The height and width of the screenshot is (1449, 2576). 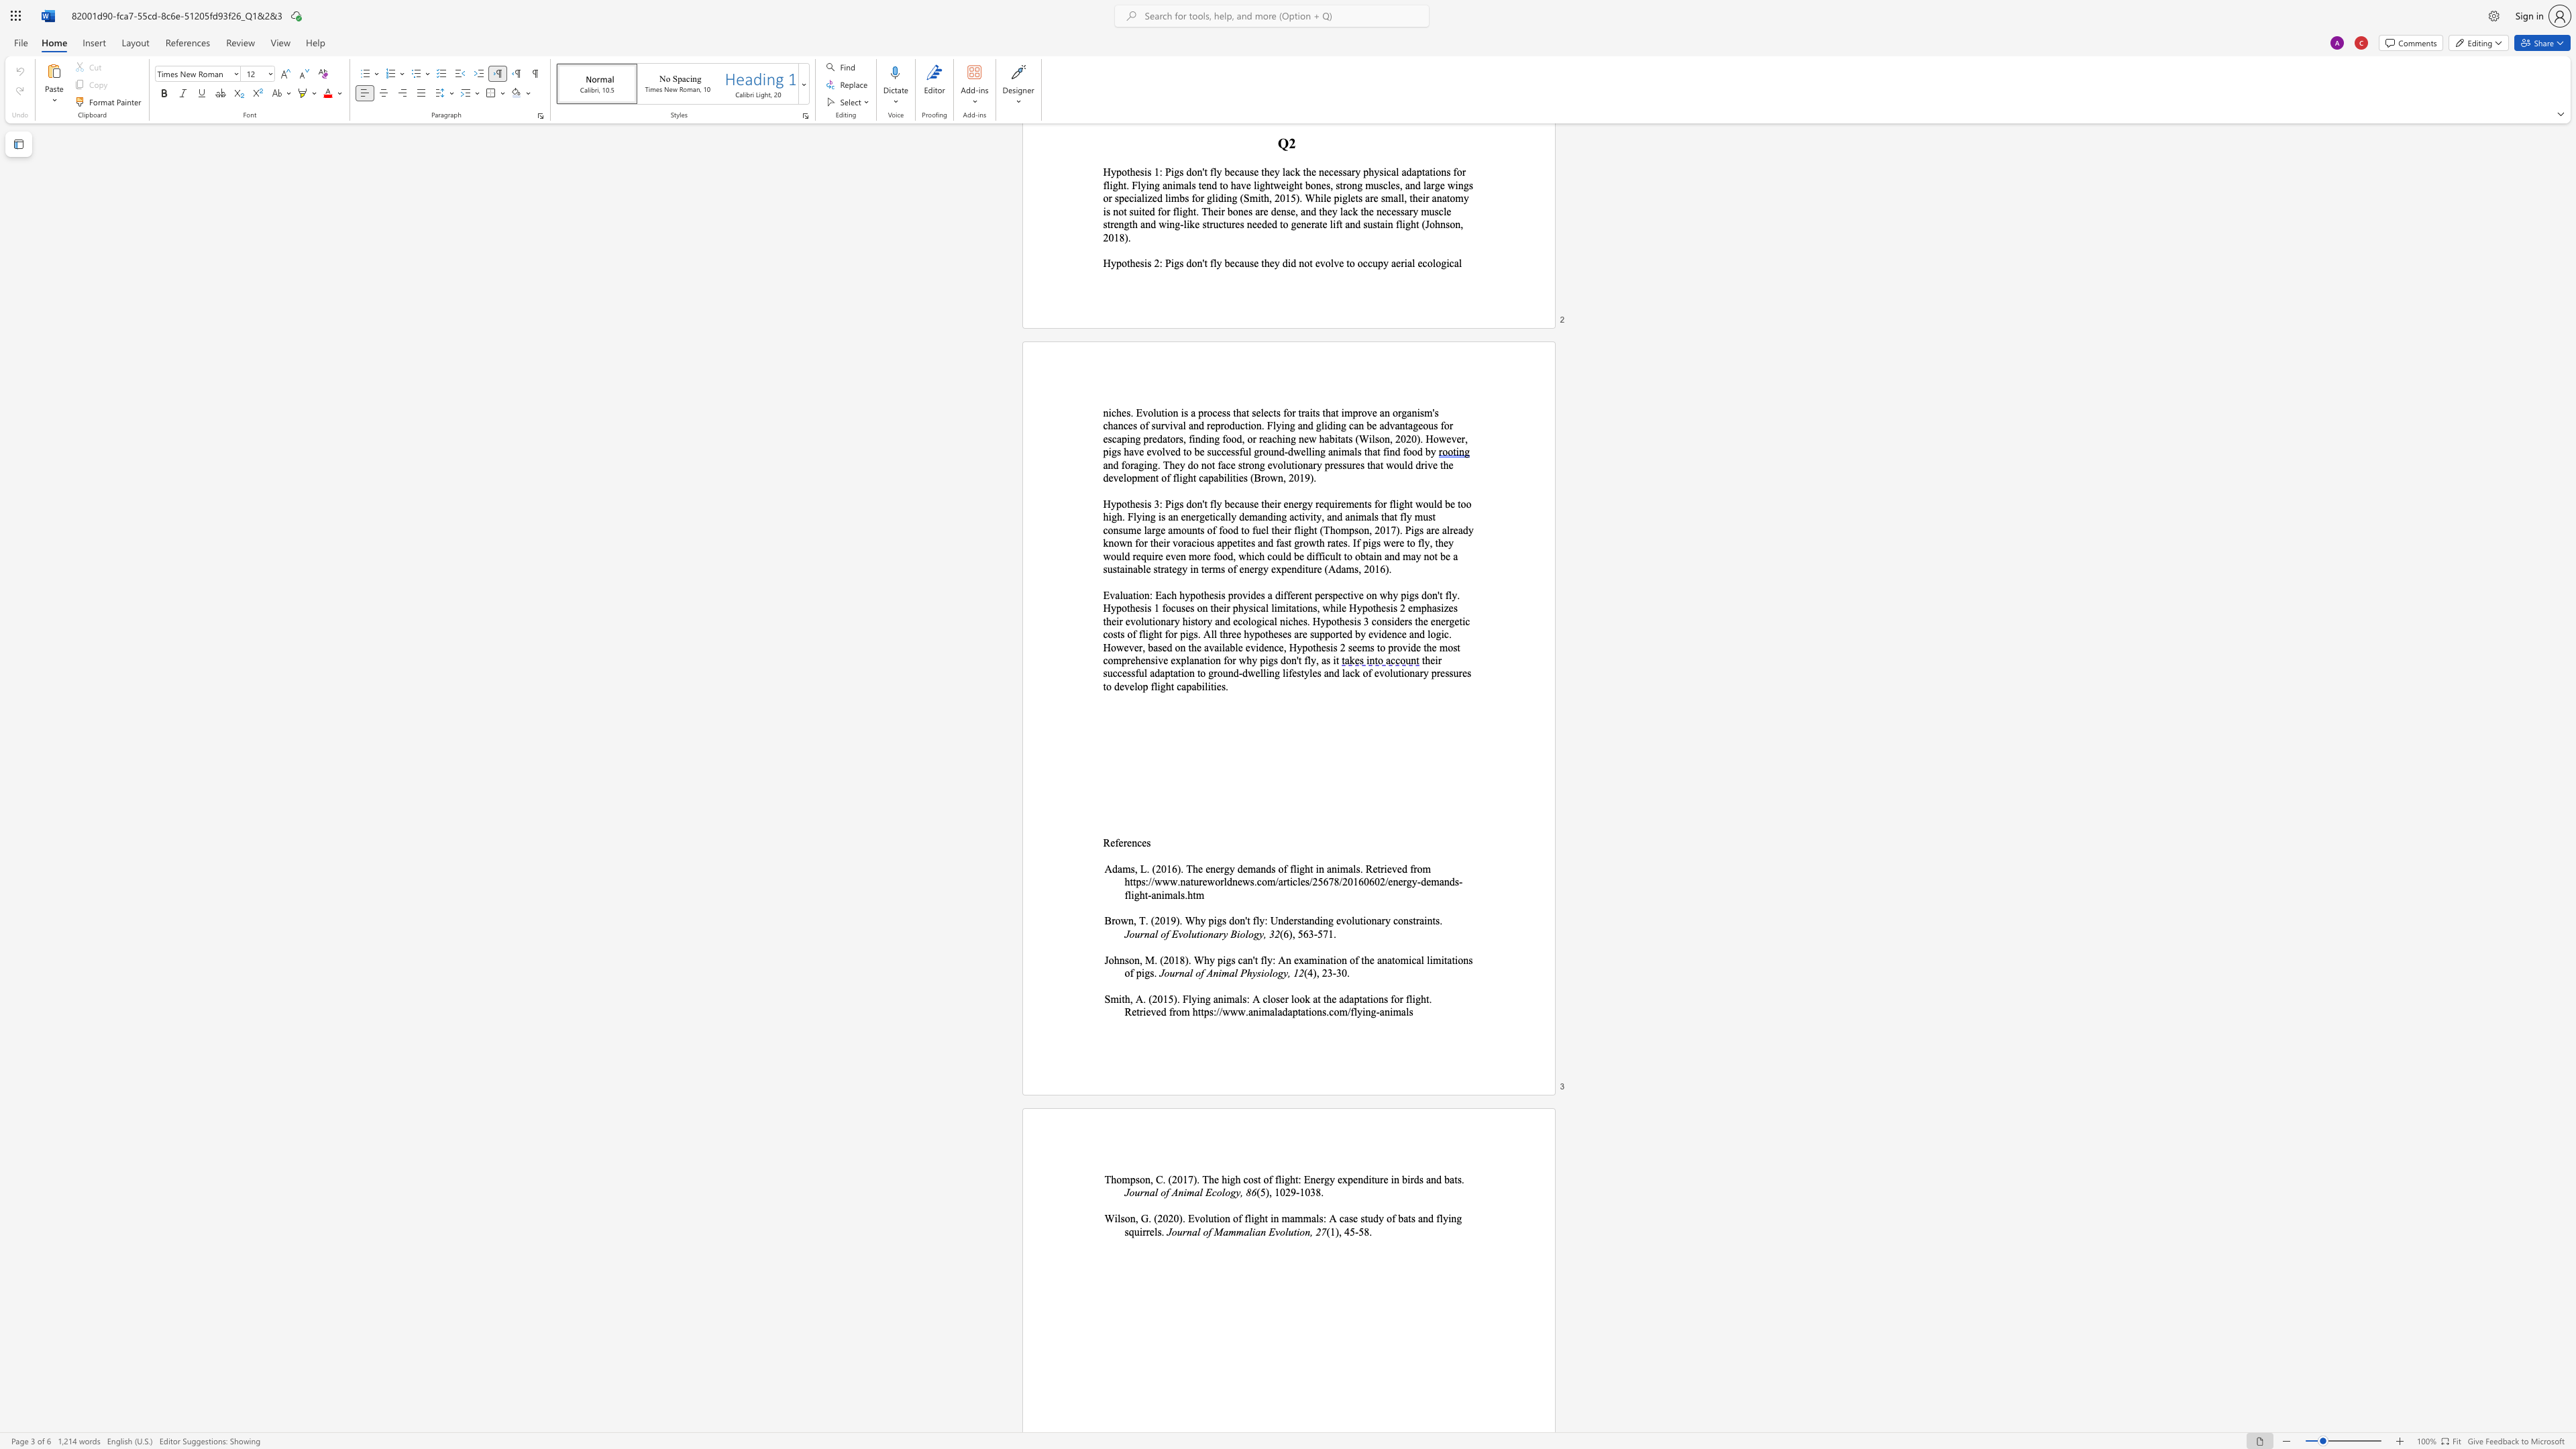 What do you see at coordinates (1155, 1231) in the screenshot?
I see `the 2th character "l" in the text` at bounding box center [1155, 1231].